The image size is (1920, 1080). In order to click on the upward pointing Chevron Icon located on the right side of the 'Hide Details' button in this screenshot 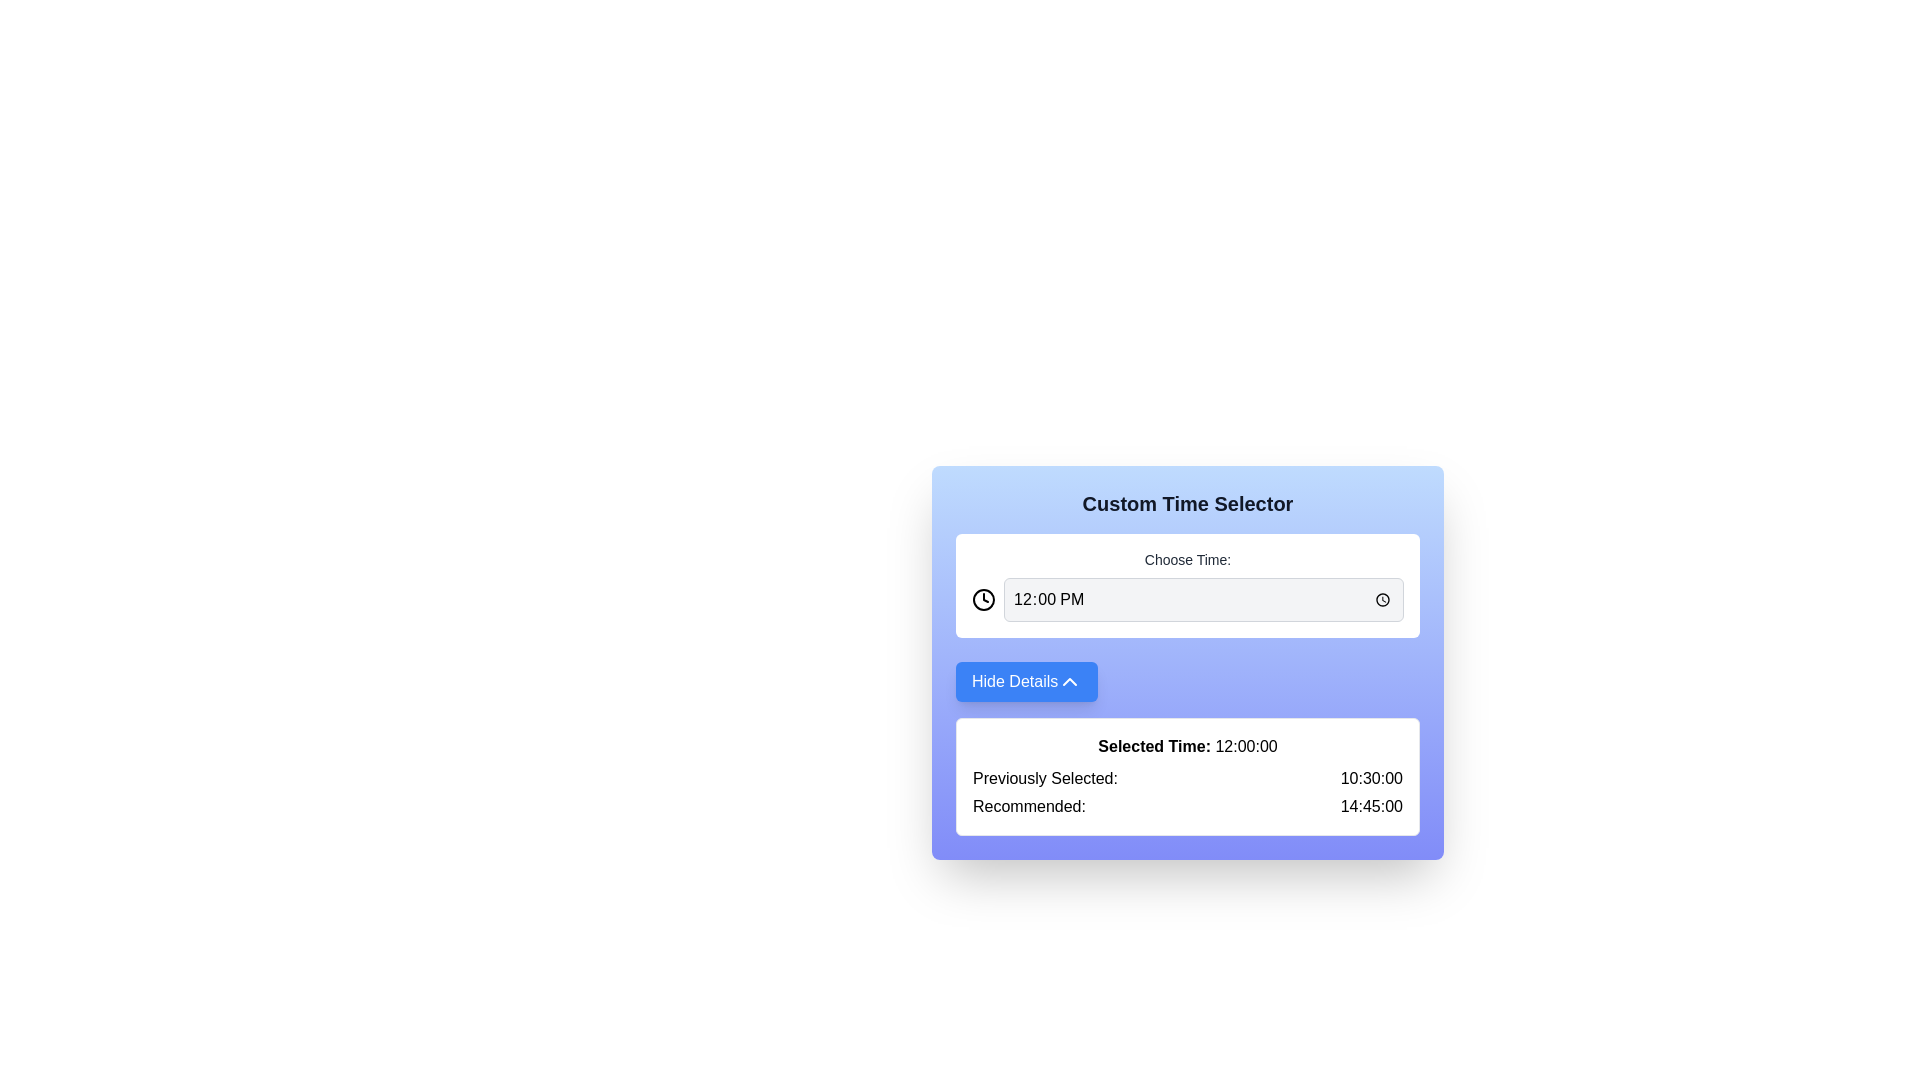, I will do `click(1069, 681)`.